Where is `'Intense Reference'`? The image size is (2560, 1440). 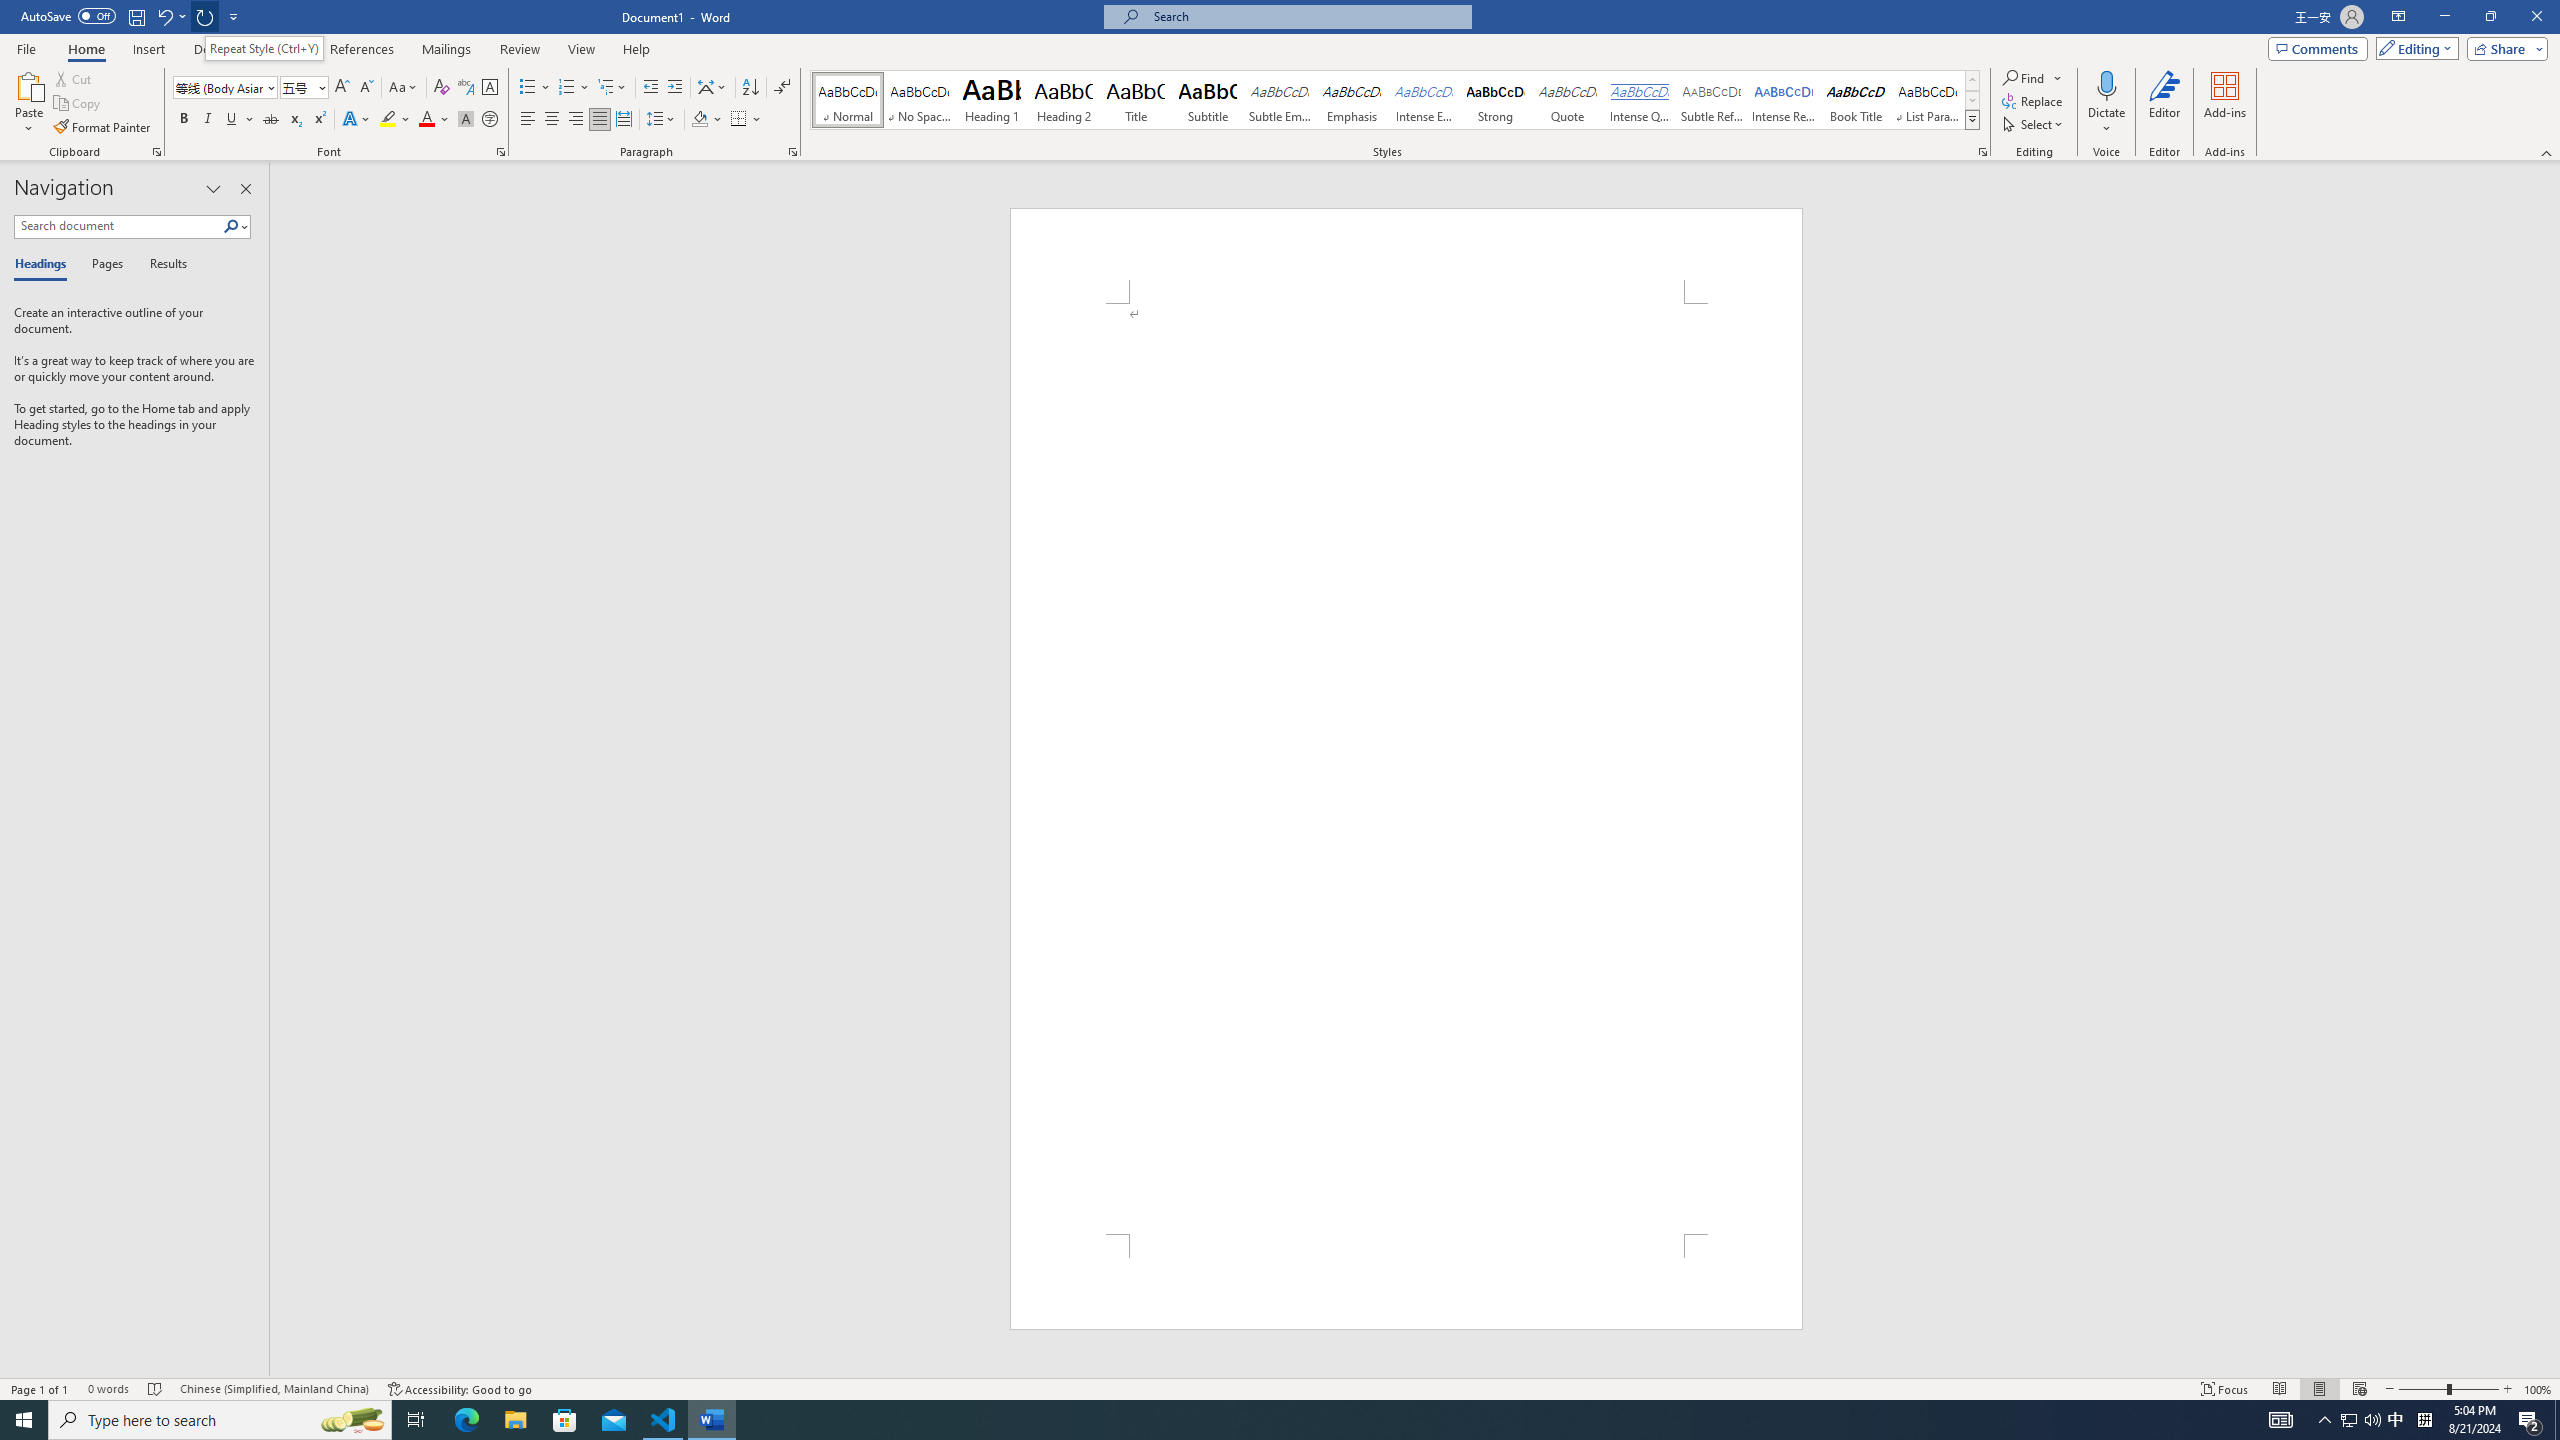
'Intense Reference' is located at coordinates (1784, 99).